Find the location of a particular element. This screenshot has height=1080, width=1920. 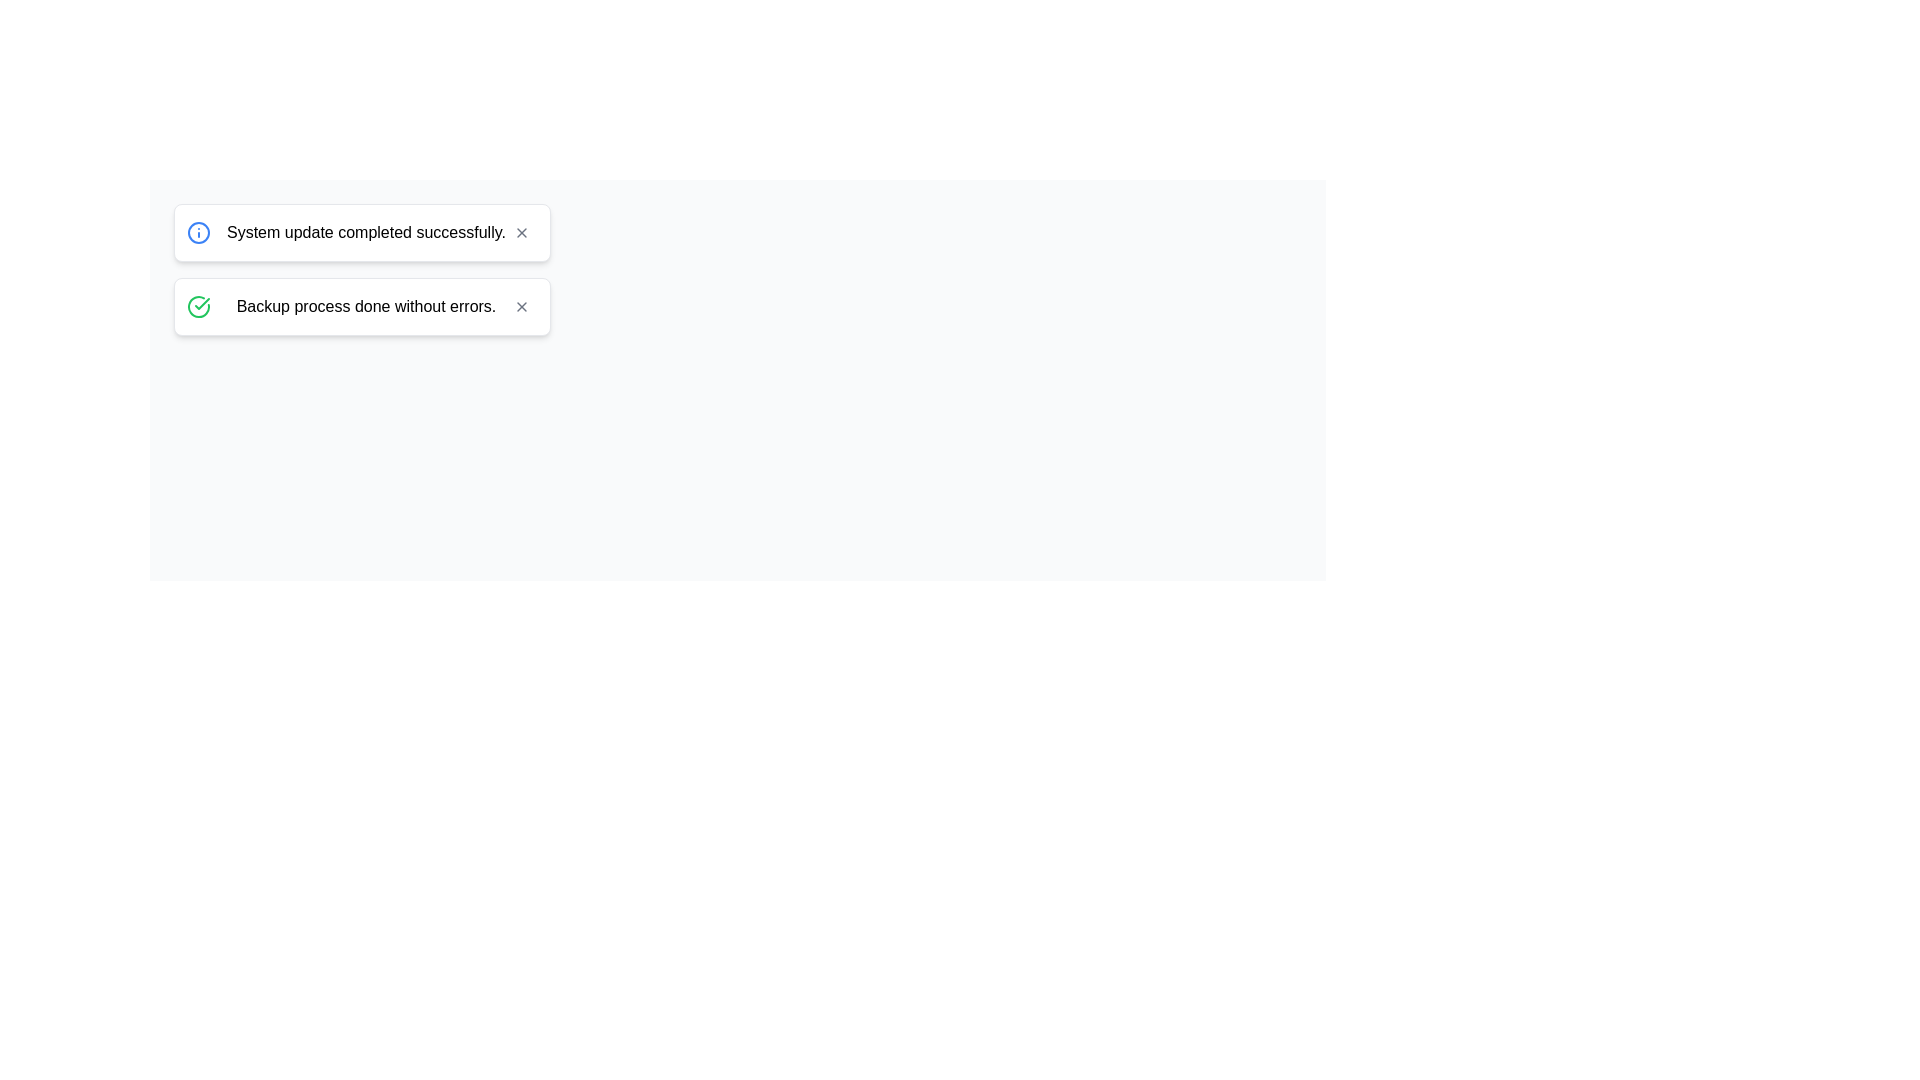

the leftmost icon in the notification card that indicates a status notification for 'System update completed successfully' is located at coordinates (198, 231).